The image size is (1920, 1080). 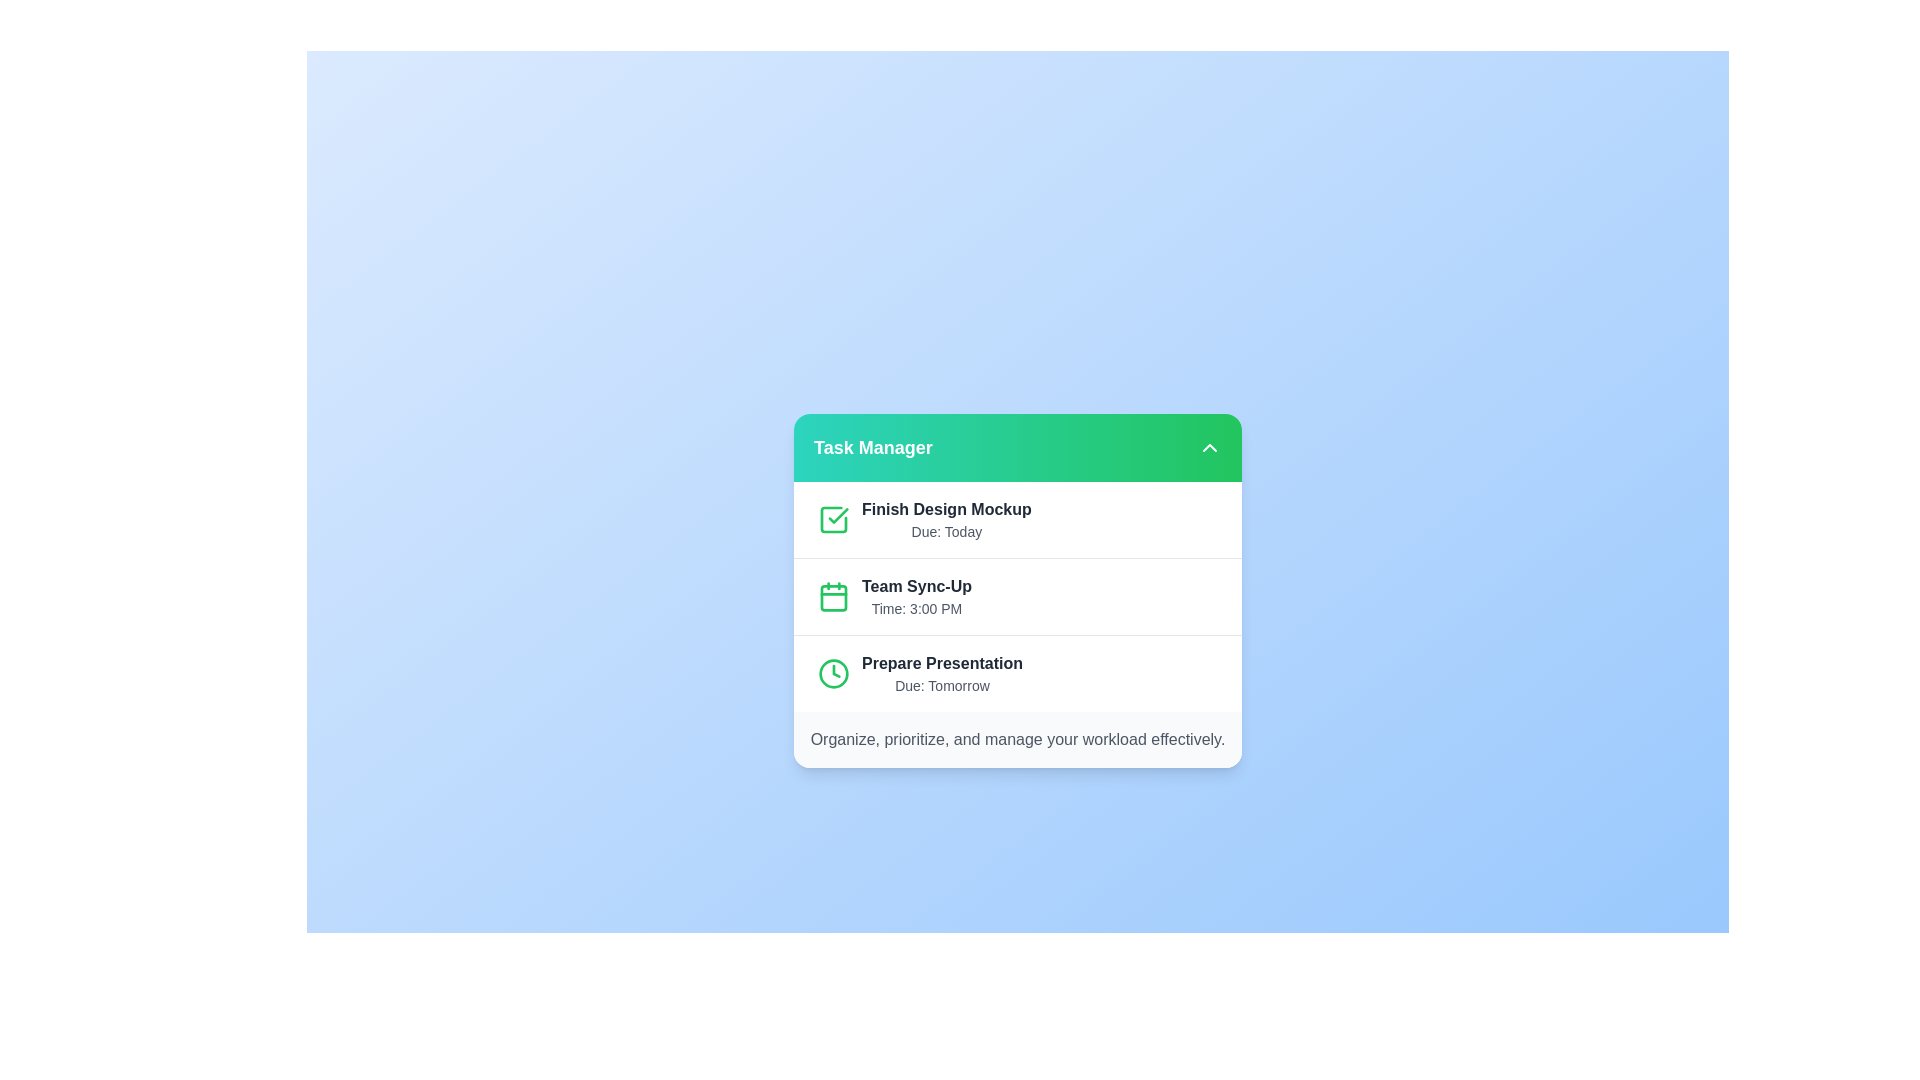 What do you see at coordinates (915, 585) in the screenshot?
I see `the task item 'Team Sync-Up' by clicking on it` at bounding box center [915, 585].